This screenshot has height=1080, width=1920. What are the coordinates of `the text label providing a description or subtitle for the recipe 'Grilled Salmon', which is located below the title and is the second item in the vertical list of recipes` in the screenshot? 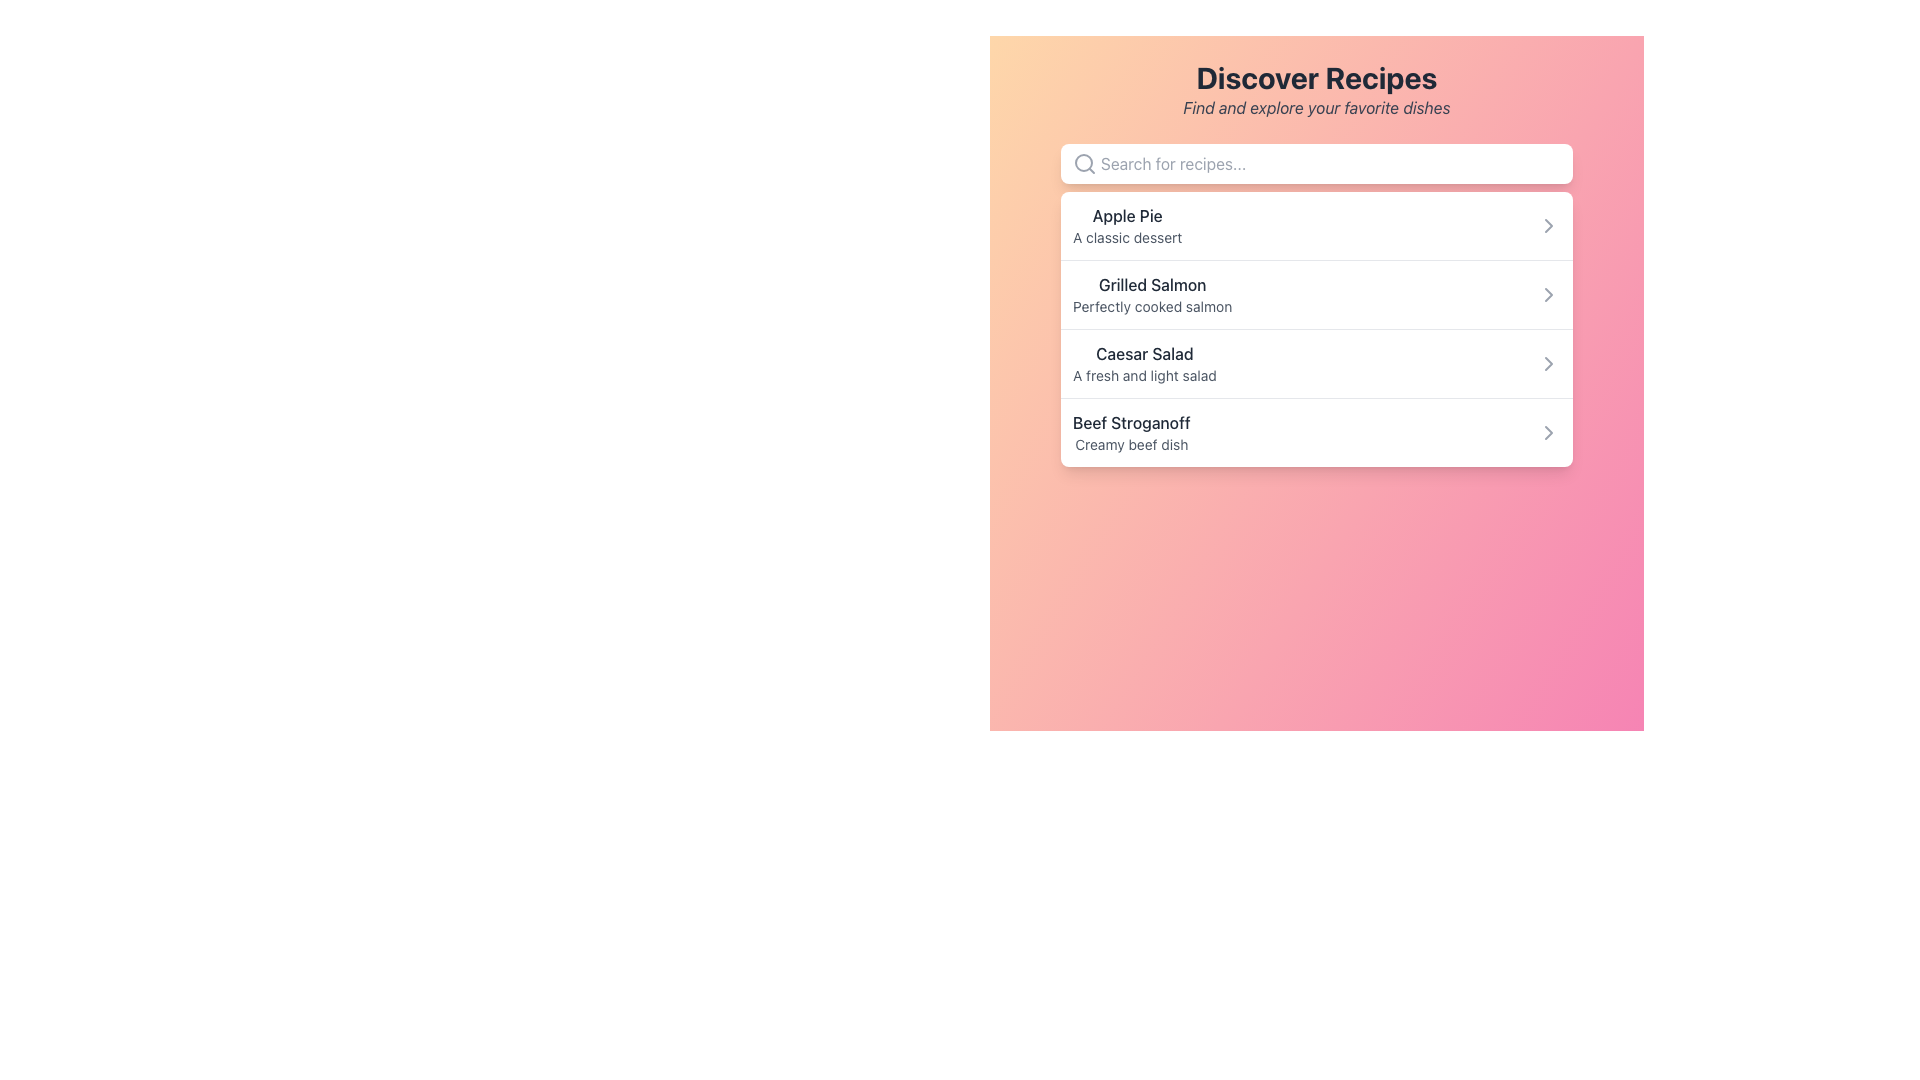 It's located at (1152, 307).